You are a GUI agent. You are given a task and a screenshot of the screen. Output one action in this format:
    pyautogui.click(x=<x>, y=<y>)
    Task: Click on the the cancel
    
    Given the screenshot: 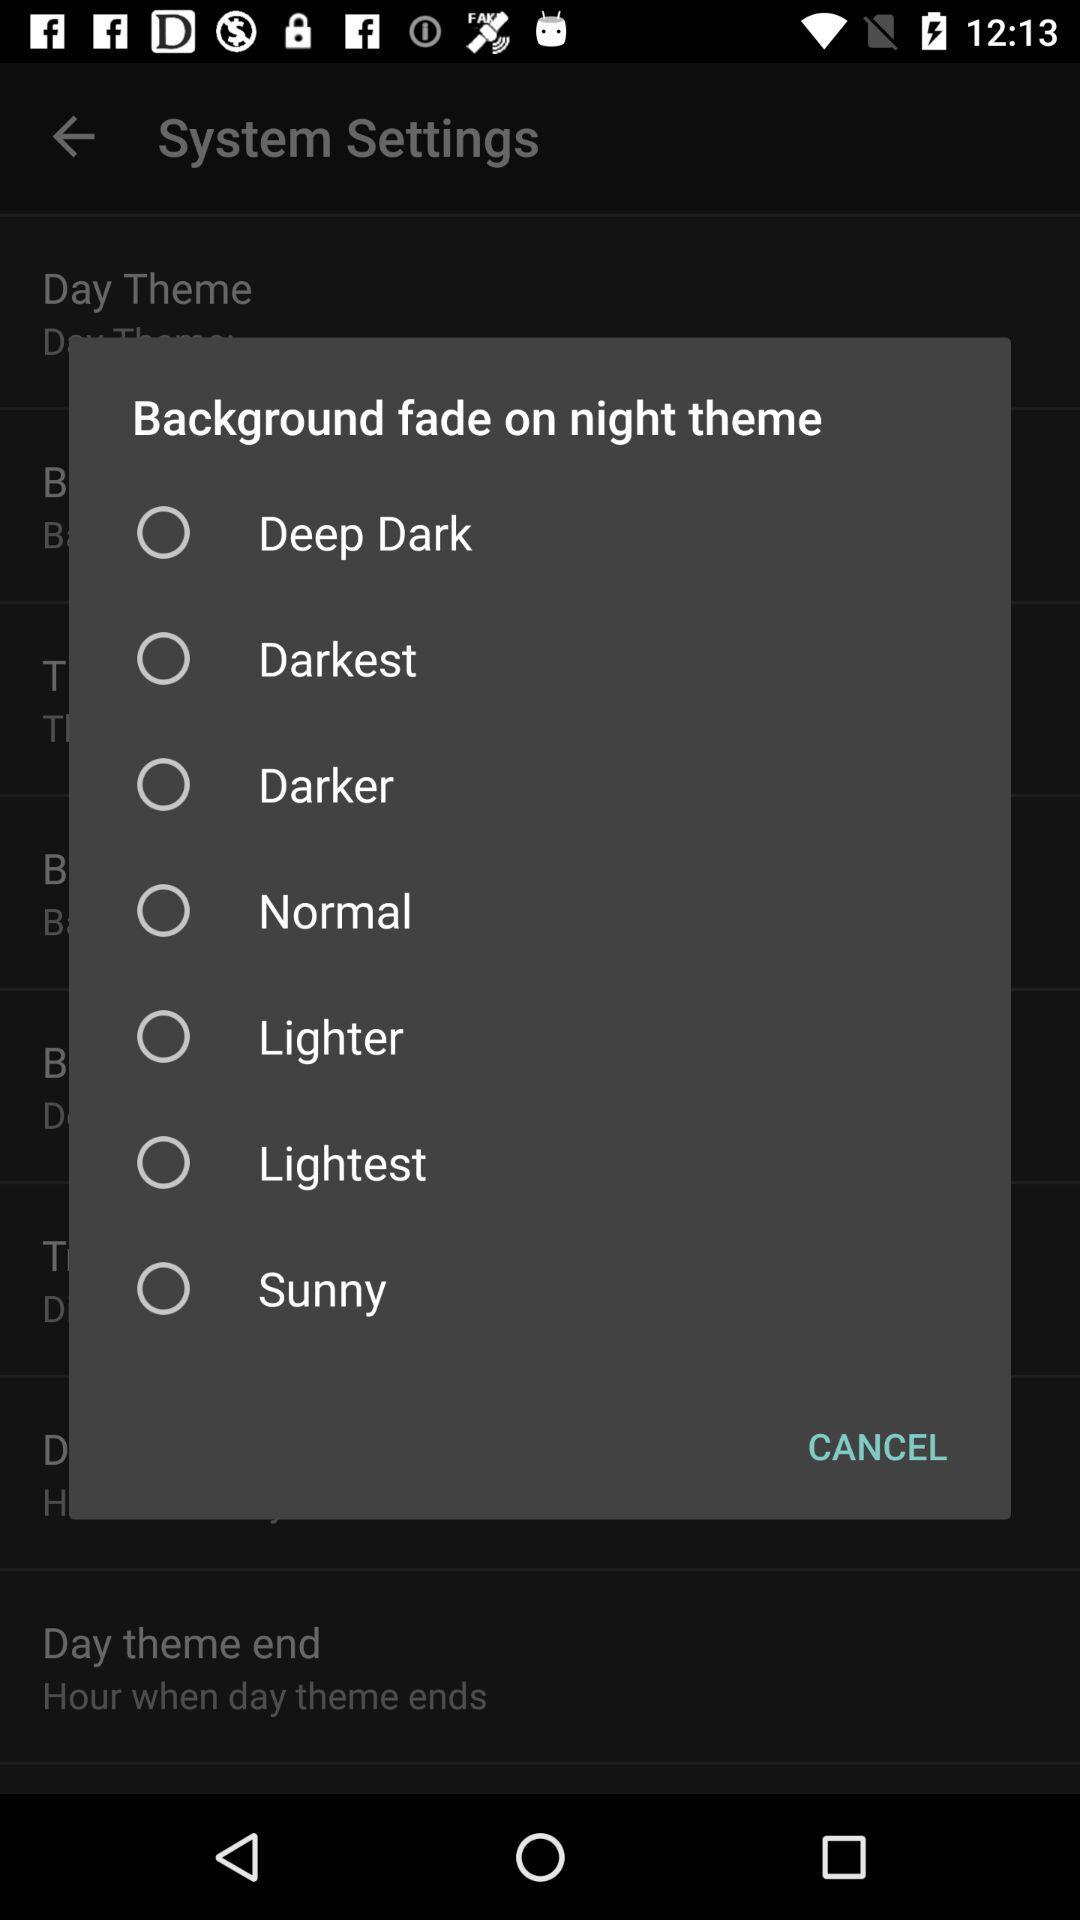 What is the action you would take?
    pyautogui.click(x=876, y=1445)
    